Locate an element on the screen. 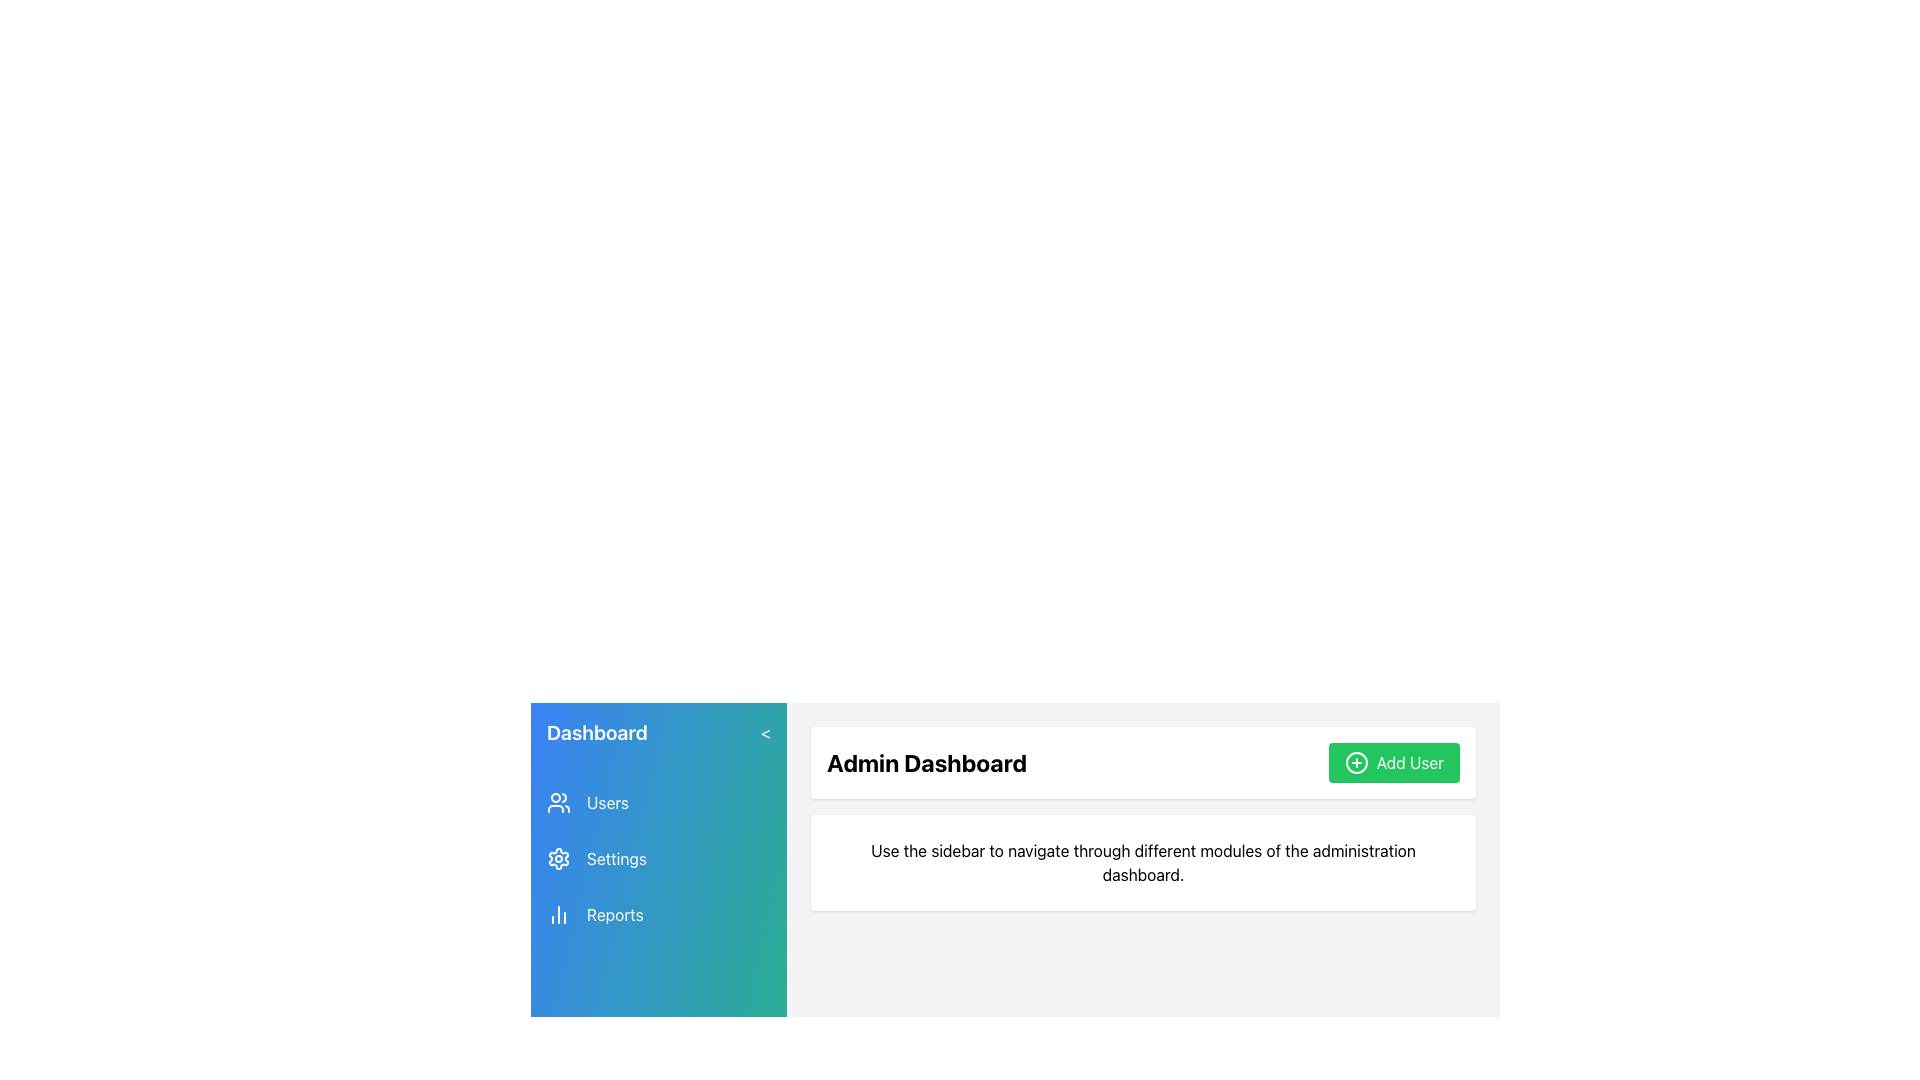 This screenshot has height=1080, width=1920. the navigation button located in the header bar to the right of the 'Dashboard' label is located at coordinates (765, 732).